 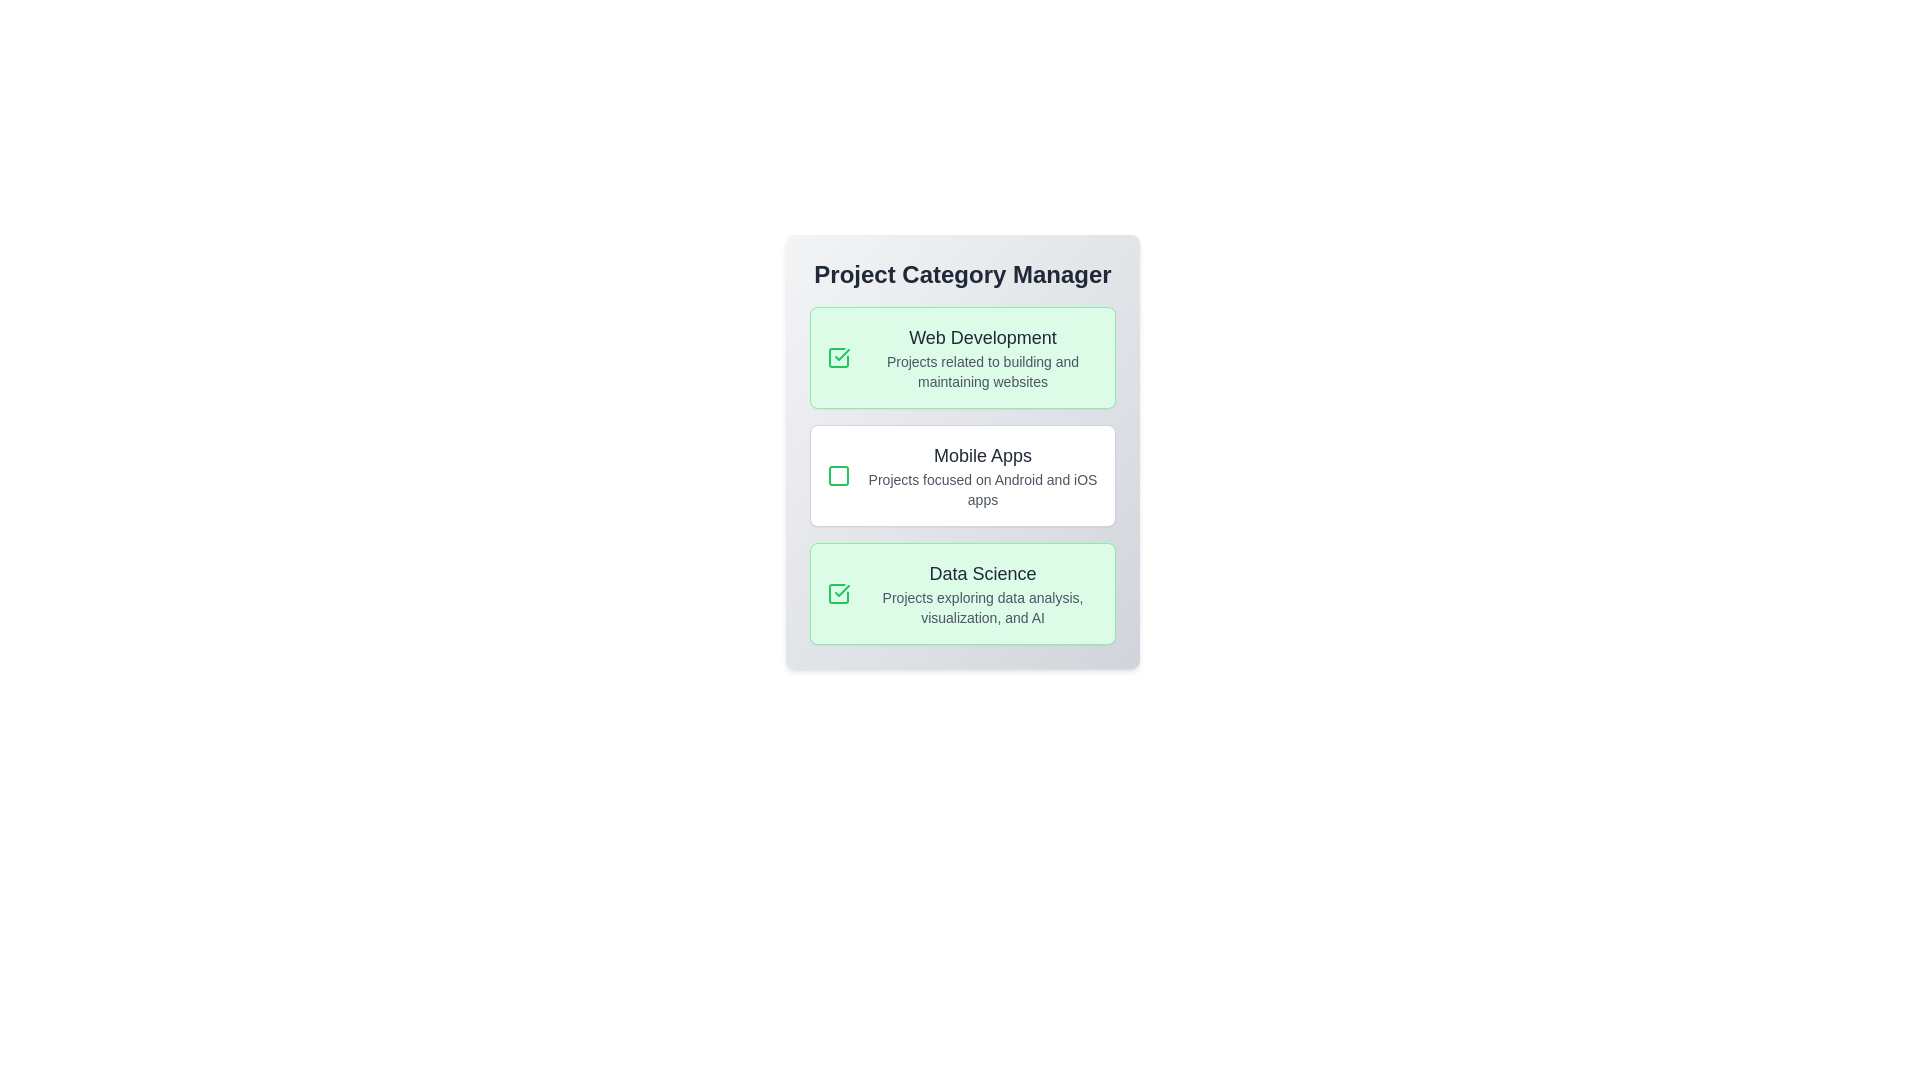 What do you see at coordinates (839, 475) in the screenshot?
I see `the SVG graphical element styled as an empty square with a border located next to the 'Mobile Apps' text in the Project Category Manager` at bounding box center [839, 475].